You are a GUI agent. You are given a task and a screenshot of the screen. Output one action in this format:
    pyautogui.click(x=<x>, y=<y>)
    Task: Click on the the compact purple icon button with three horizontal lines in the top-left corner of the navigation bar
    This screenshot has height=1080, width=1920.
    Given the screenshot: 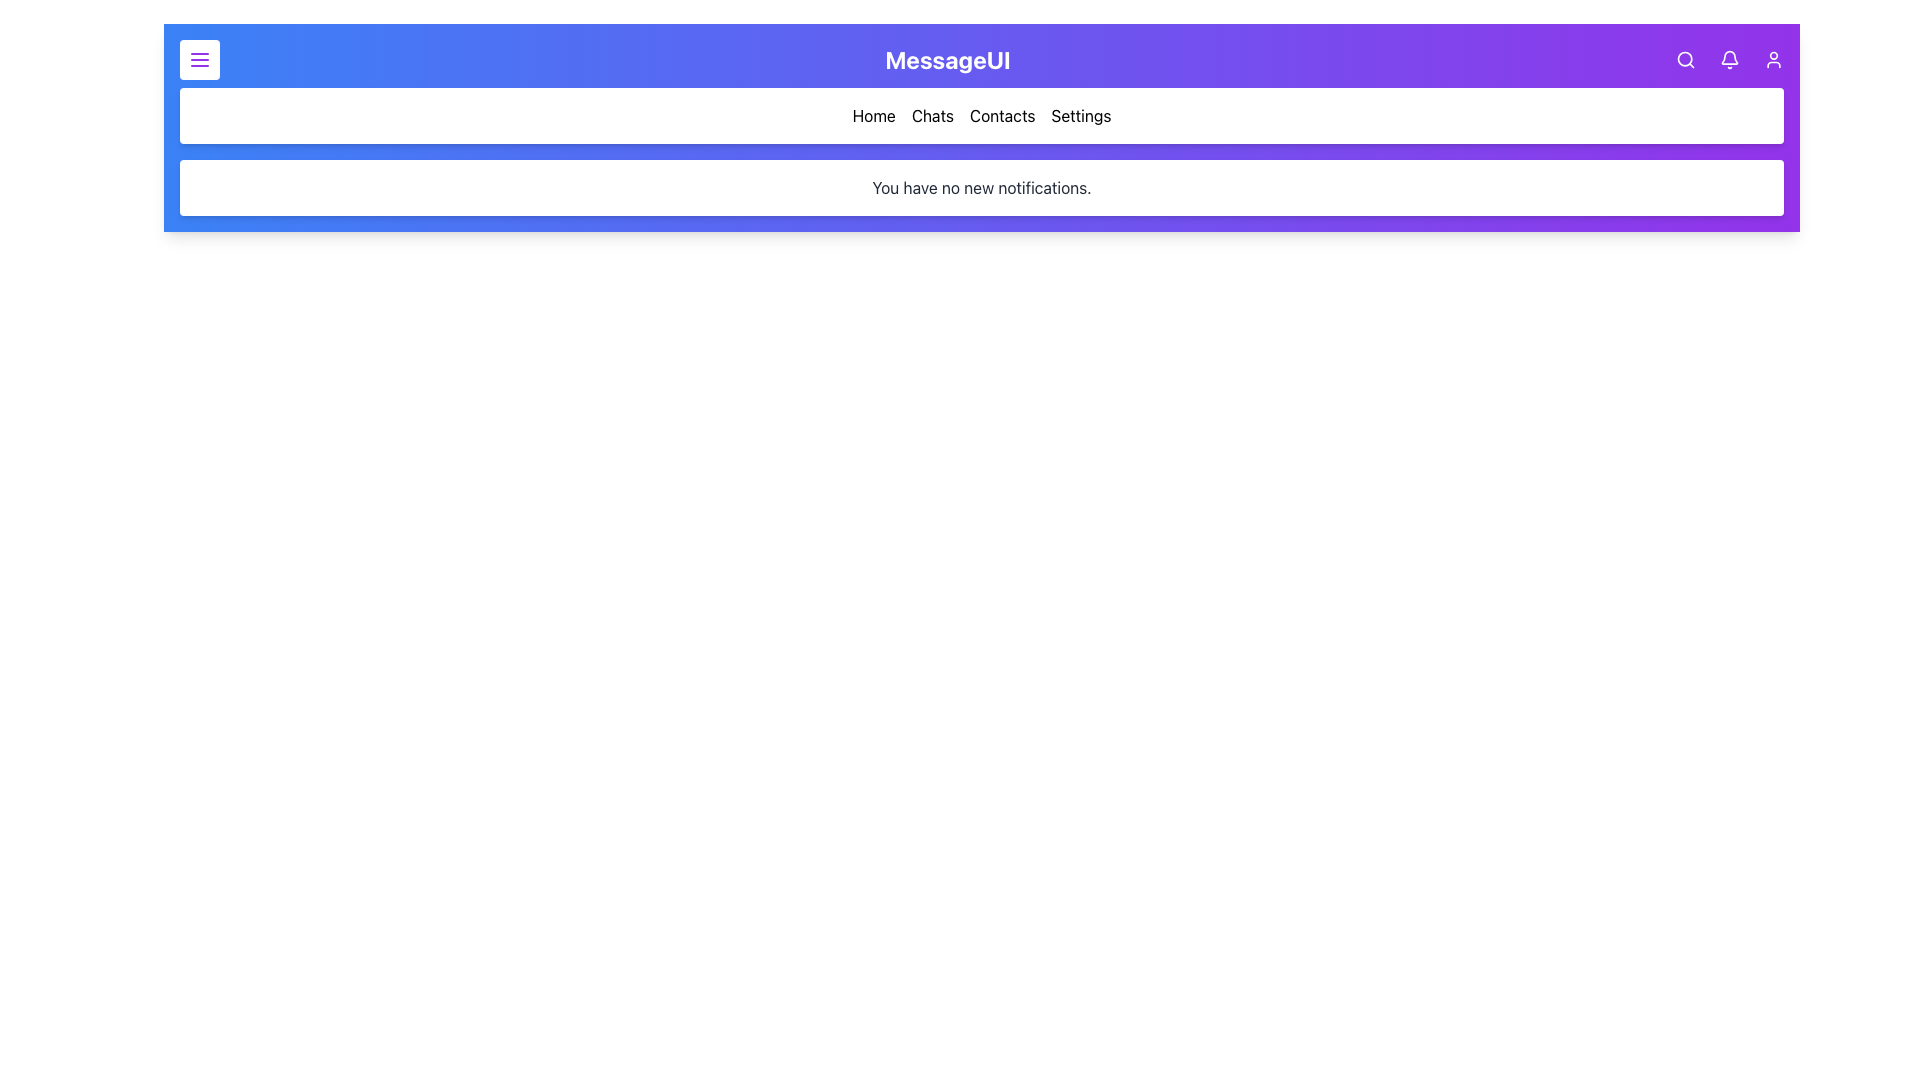 What is the action you would take?
    pyautogui.click(x=200, y=59)
    